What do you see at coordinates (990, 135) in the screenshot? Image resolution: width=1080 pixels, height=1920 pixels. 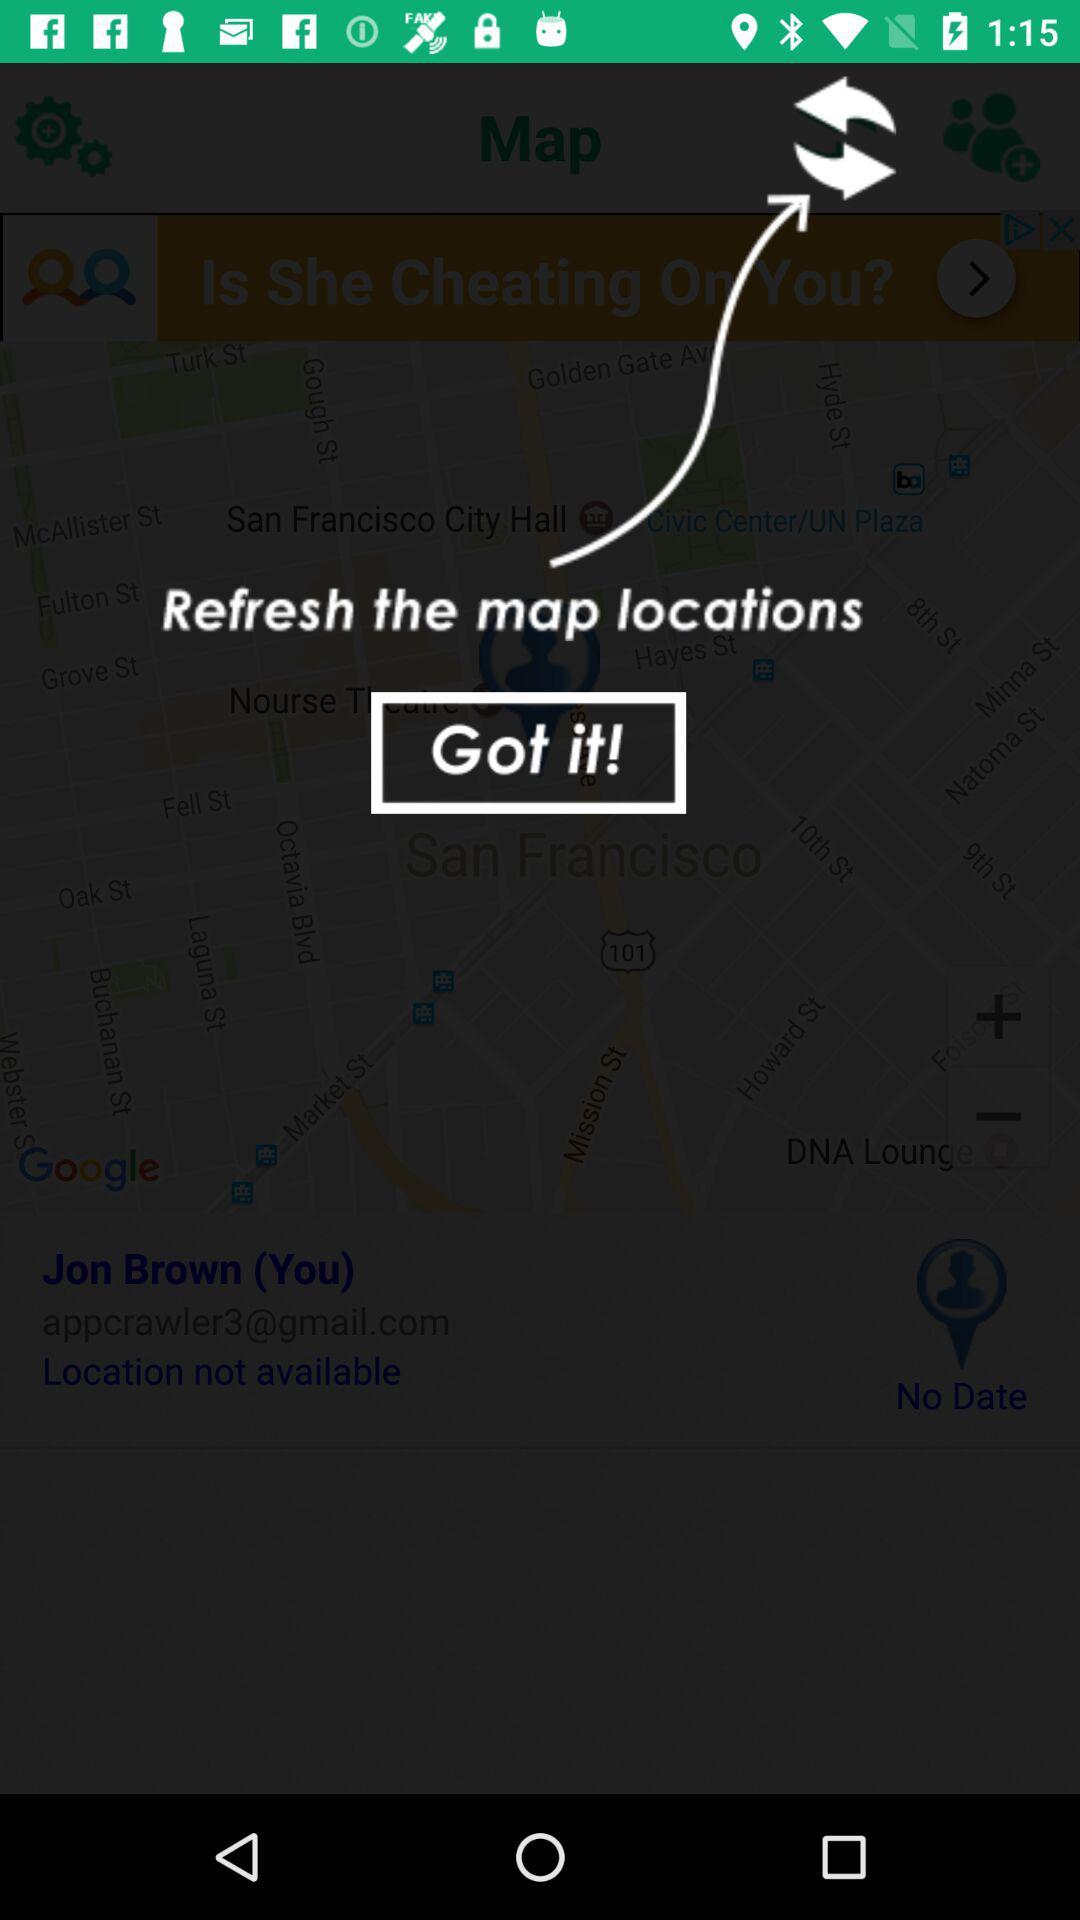 I see `user information` at bounding box center [990, 135].